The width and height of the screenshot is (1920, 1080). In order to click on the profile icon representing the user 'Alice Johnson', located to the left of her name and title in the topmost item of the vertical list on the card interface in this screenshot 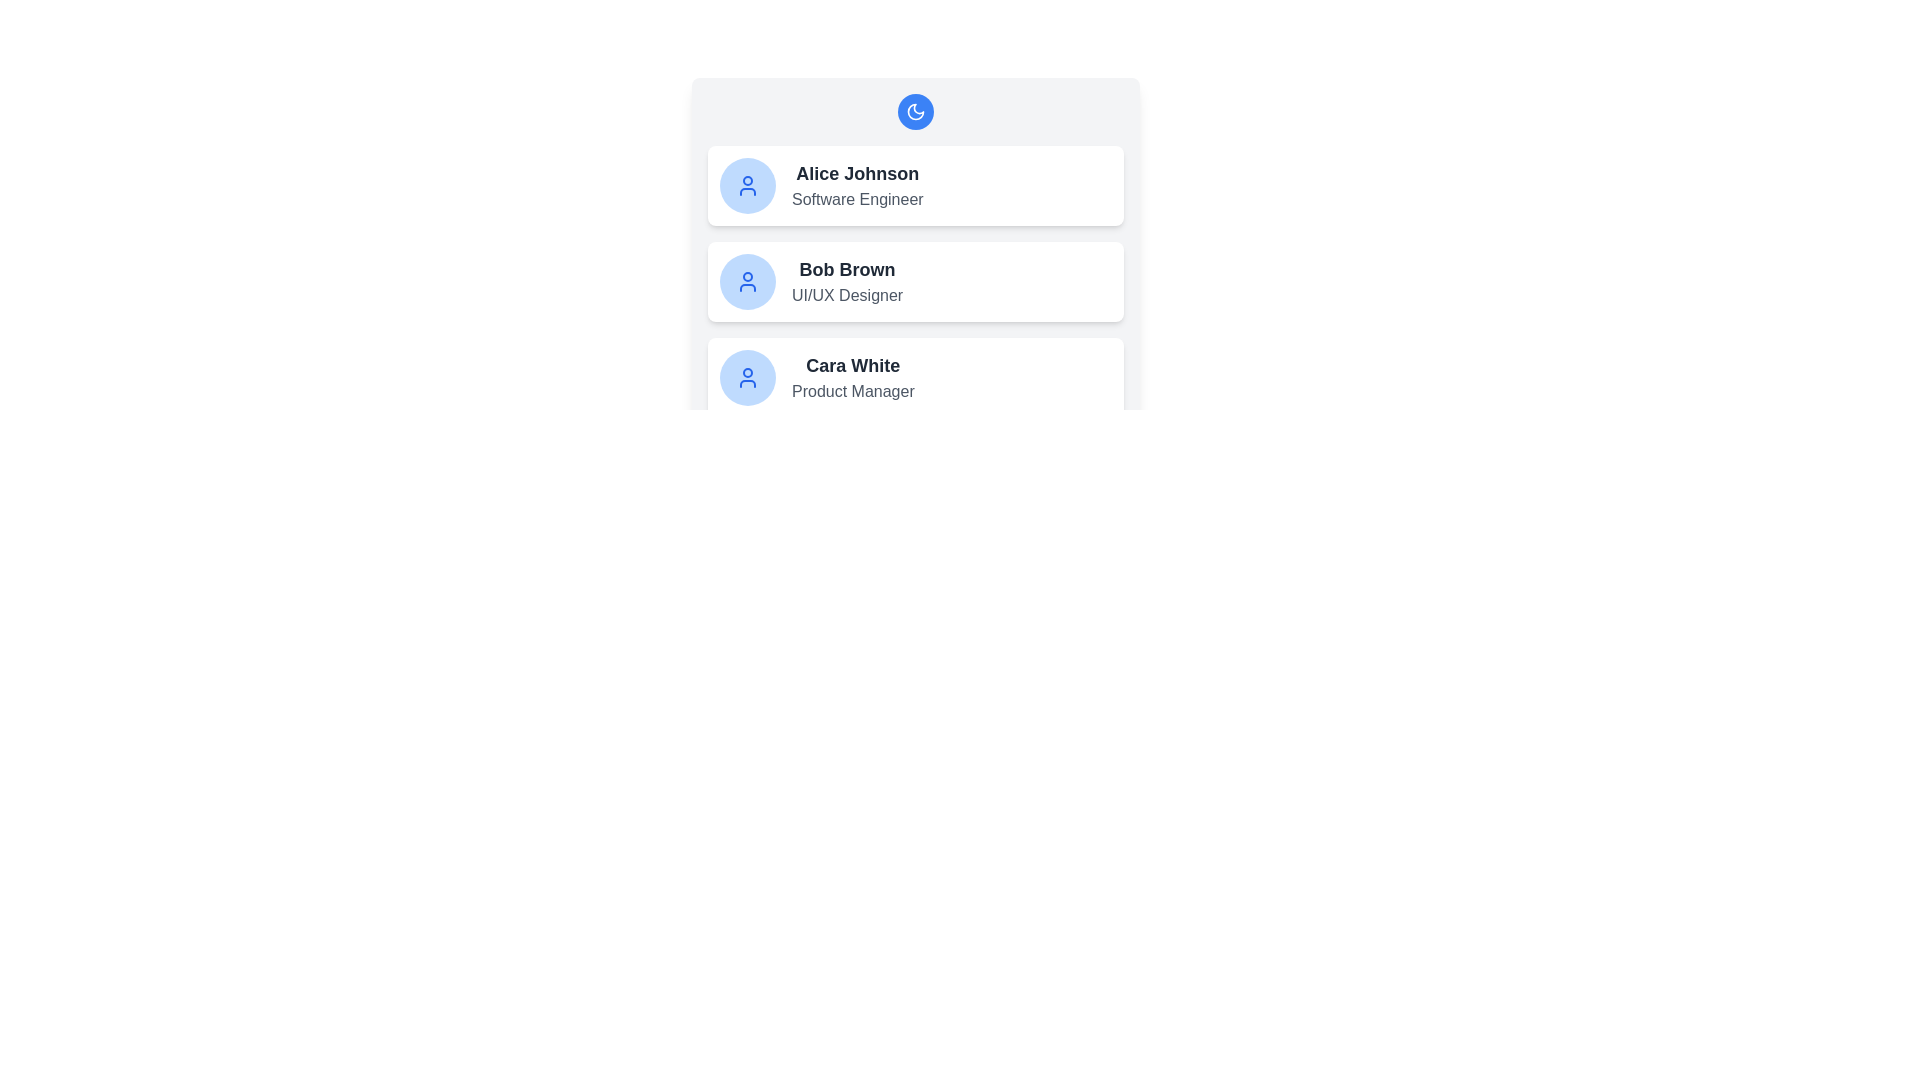, I will do `click(747, 185)`.